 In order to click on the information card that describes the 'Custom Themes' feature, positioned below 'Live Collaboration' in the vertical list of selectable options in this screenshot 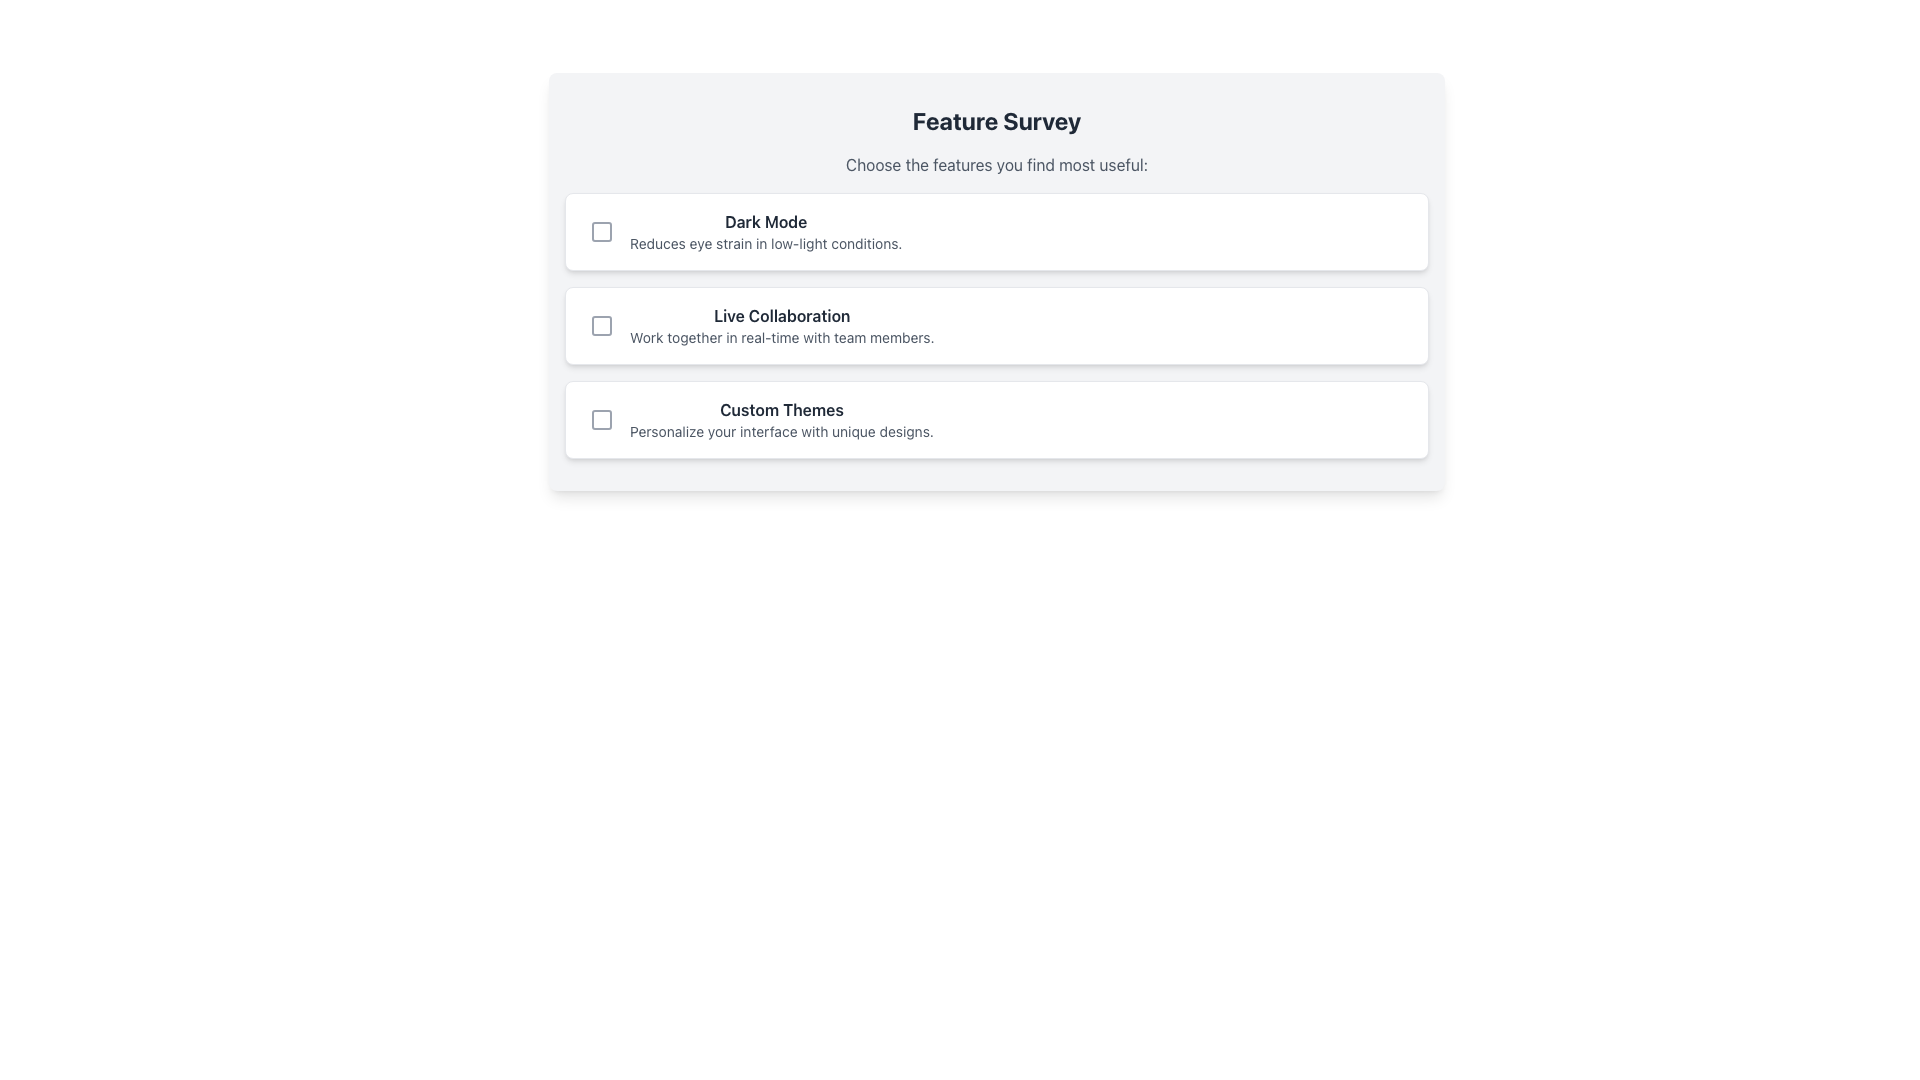, I will do `click(781, 419)`.